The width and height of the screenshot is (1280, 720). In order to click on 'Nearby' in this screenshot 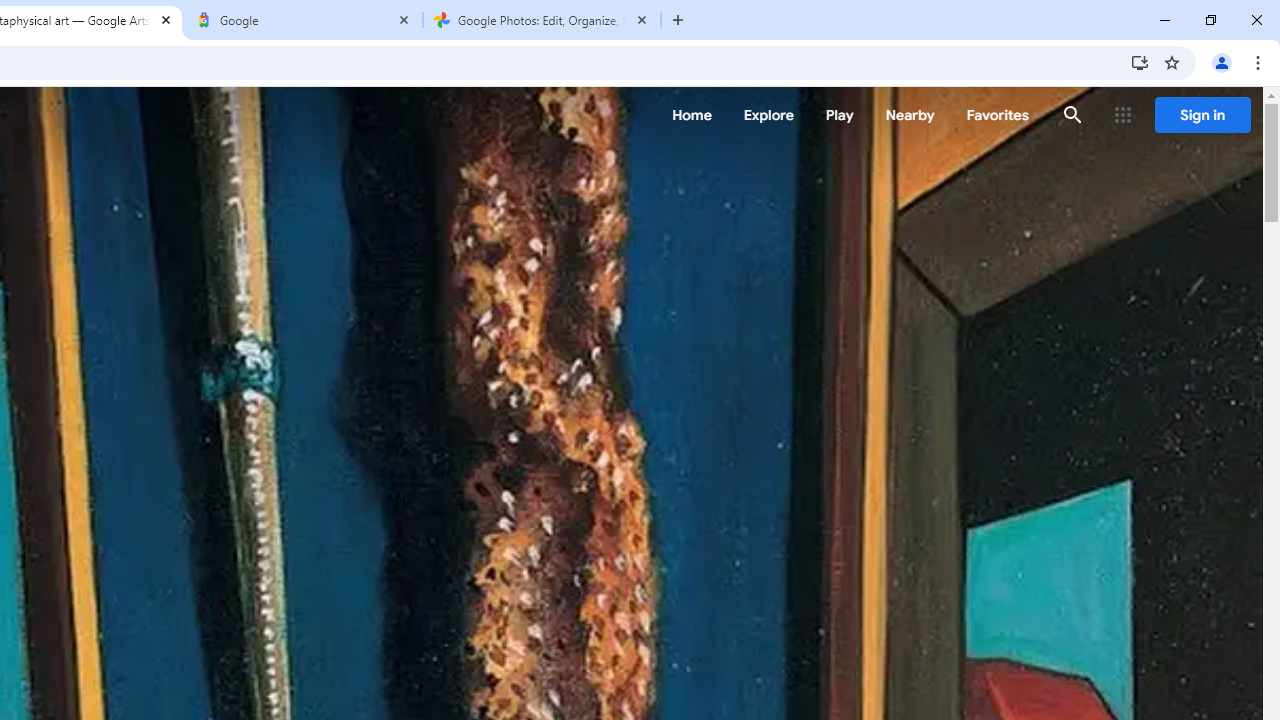, I will do `click(909, 115)`.